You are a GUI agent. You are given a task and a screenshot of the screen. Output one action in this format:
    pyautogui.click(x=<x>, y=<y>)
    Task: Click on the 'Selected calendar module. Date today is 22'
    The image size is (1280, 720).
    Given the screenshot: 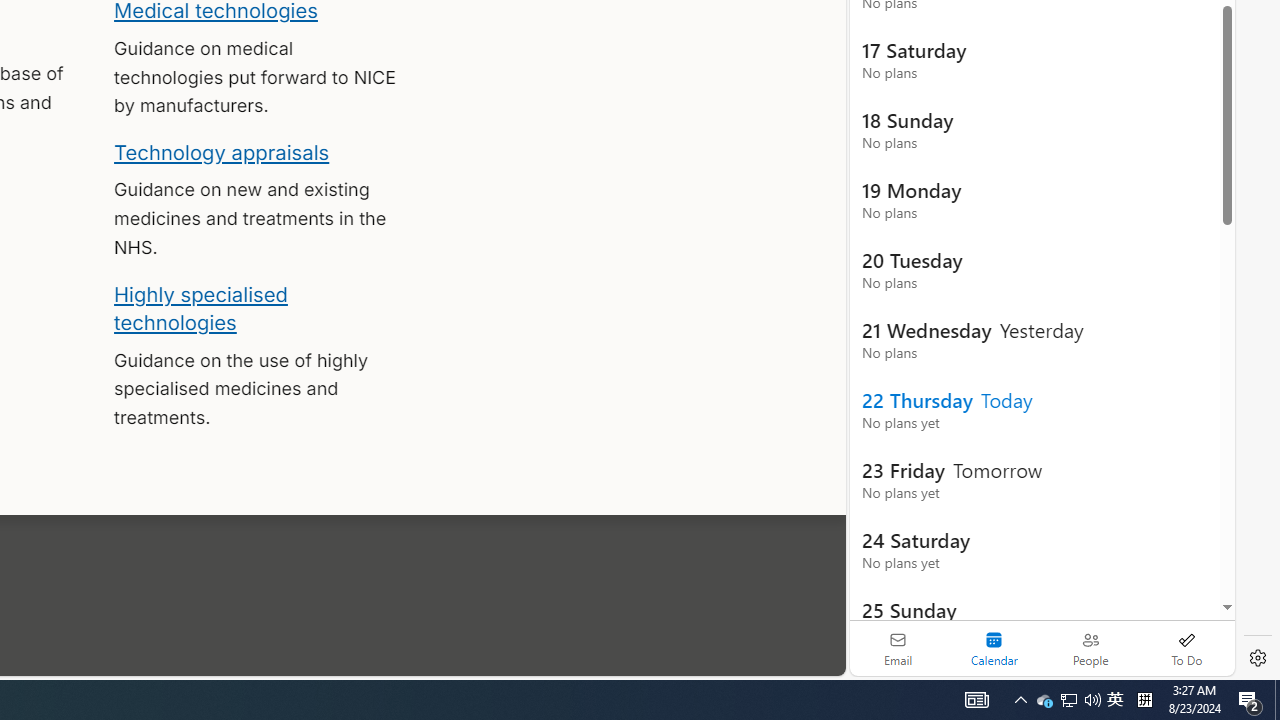 What is the action you would take?
    pyautogui.click(x=994, y=648)
    